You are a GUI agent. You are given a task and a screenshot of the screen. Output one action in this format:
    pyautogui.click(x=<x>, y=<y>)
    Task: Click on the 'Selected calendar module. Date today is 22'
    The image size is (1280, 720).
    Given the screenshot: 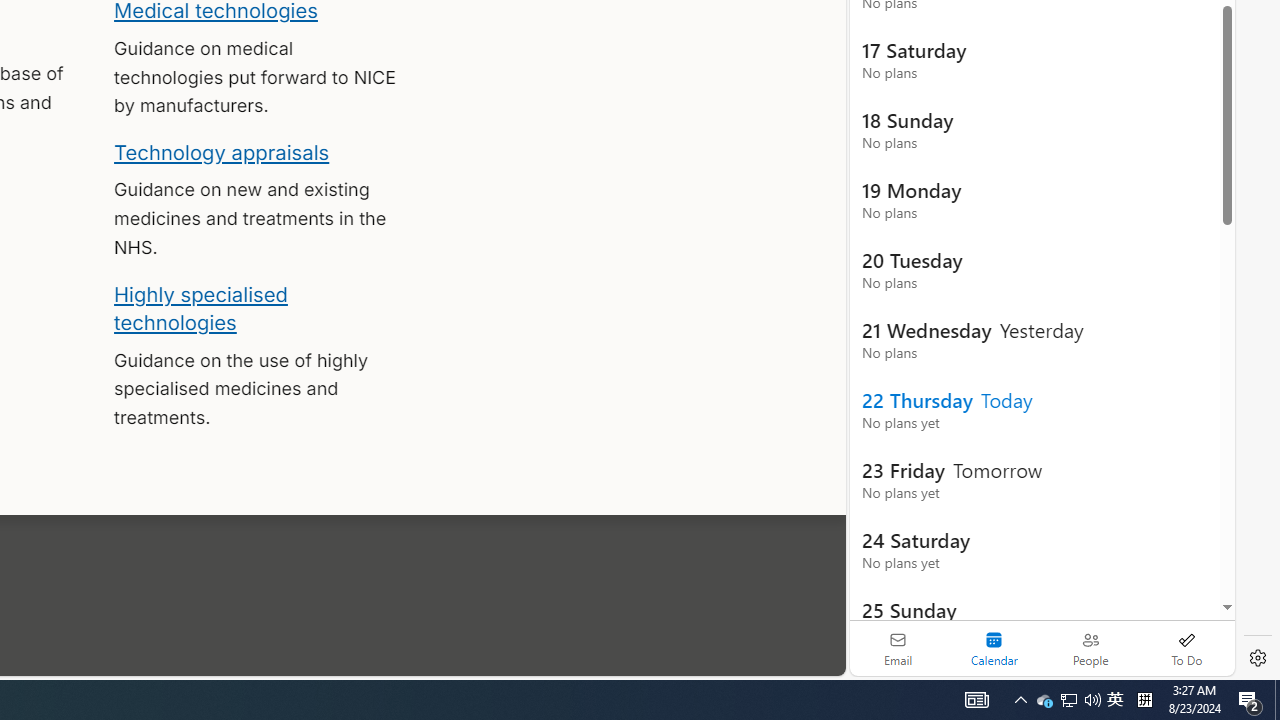 What is the action you would take?
    pyautogui.click(x=994, y=648)
    